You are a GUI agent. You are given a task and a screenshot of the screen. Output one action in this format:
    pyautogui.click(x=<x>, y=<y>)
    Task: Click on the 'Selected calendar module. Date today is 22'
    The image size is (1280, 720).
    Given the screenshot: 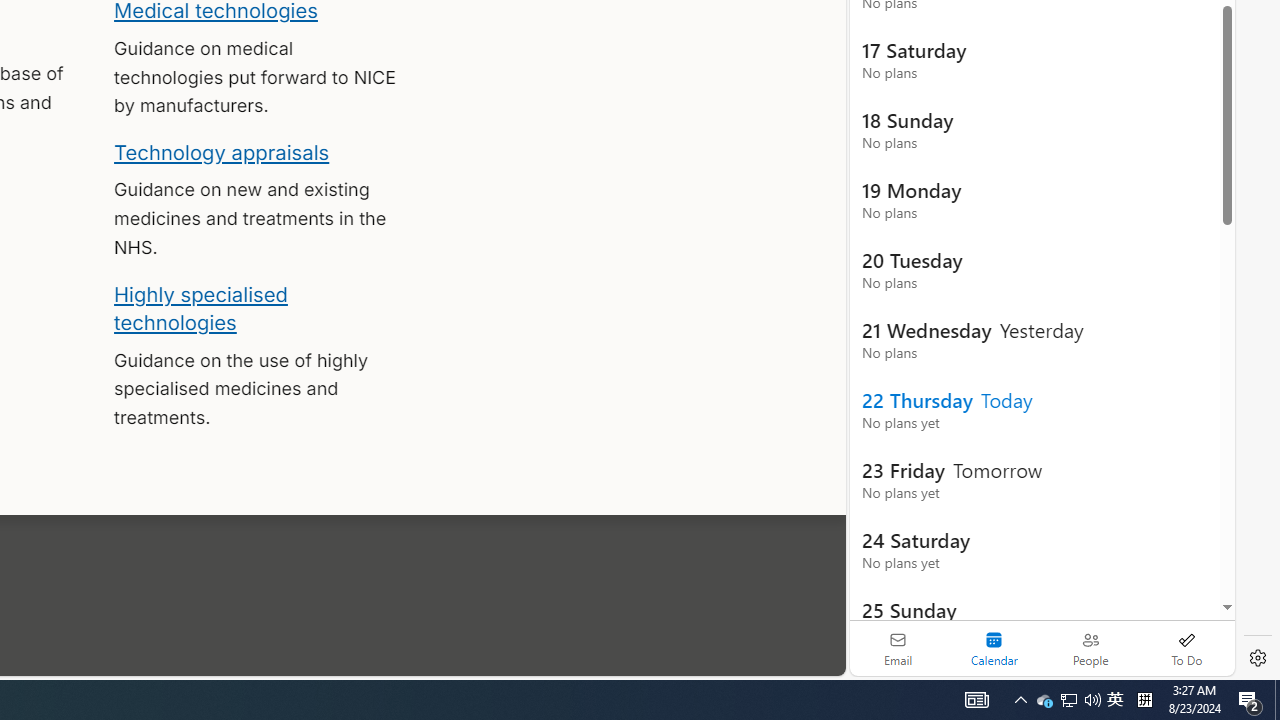 What is the action you would take?
    pyautogui.click(x=994, y=648)
    